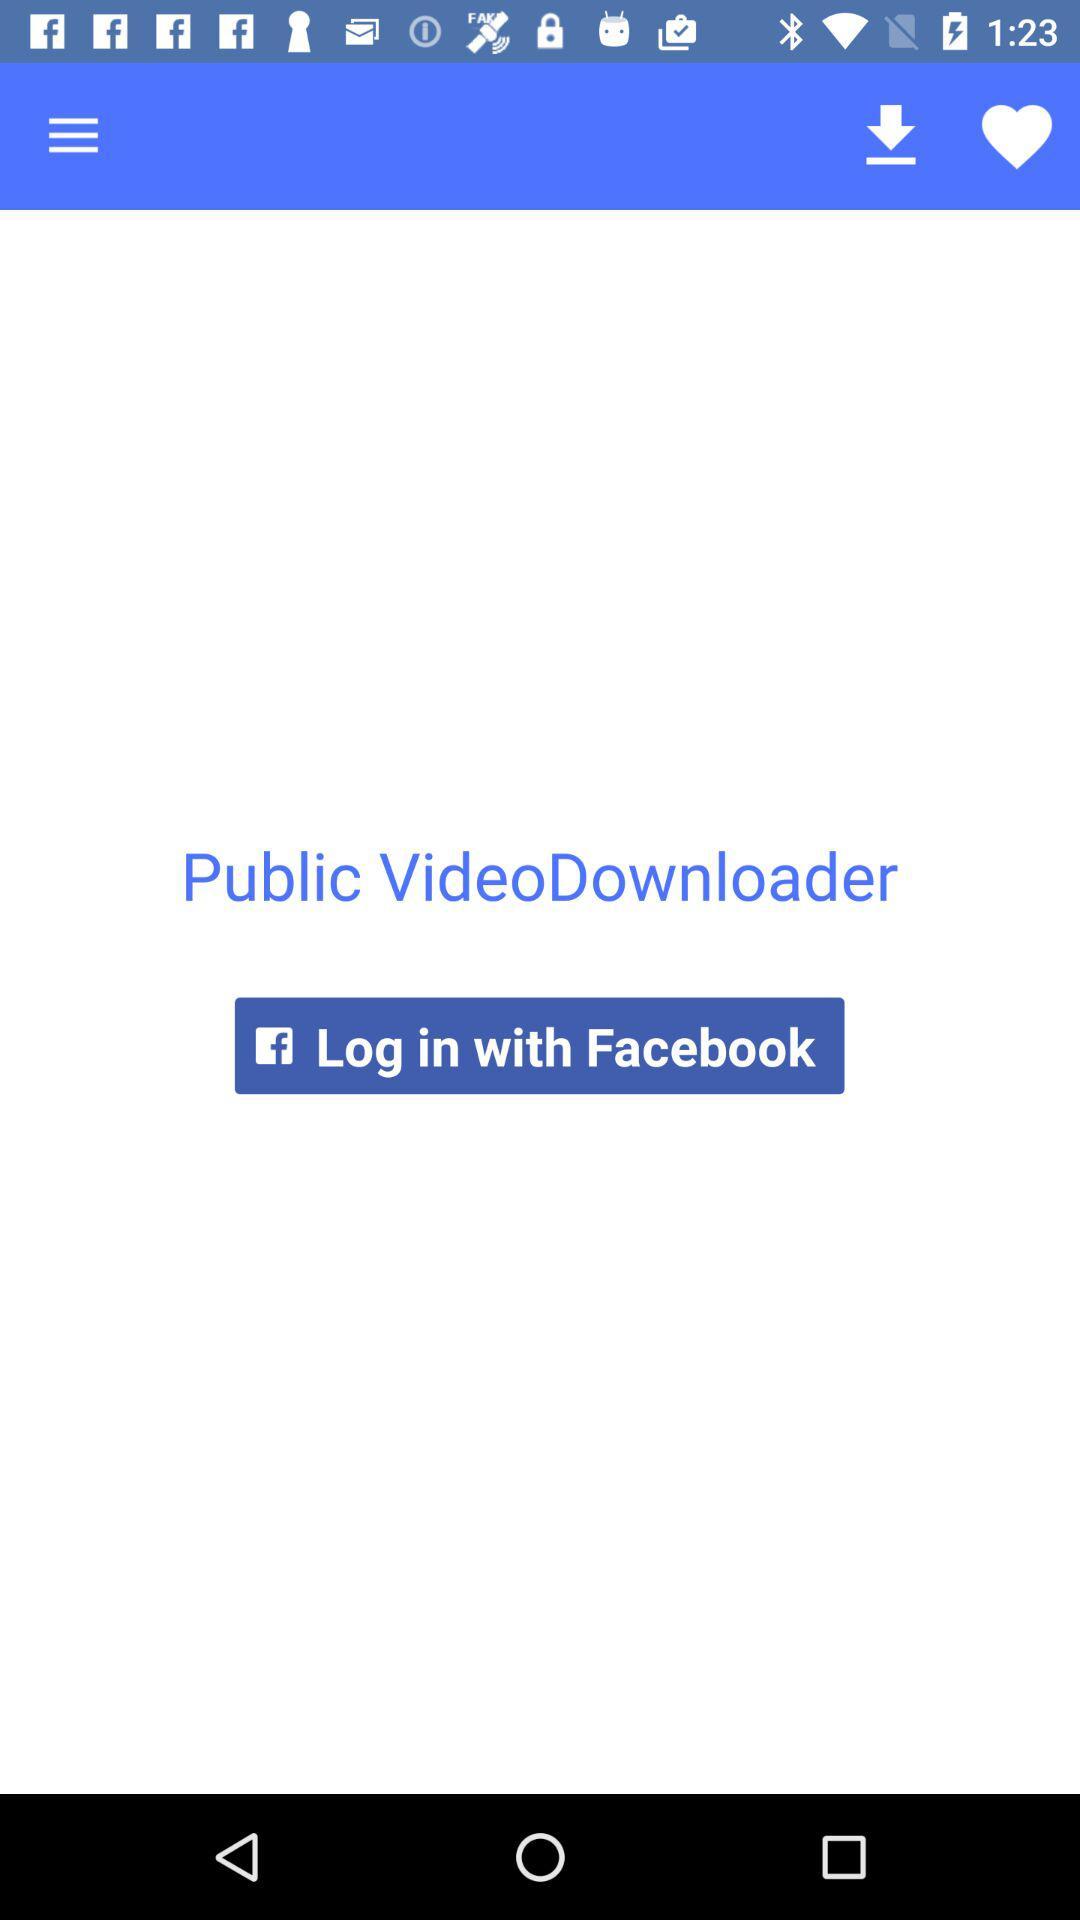 Image resolution: width=1080 pixels, height=1920 pixels. Describe the element at coordinates (72, 135) in the screenshot. I see `icon at the top left corner` at that location.